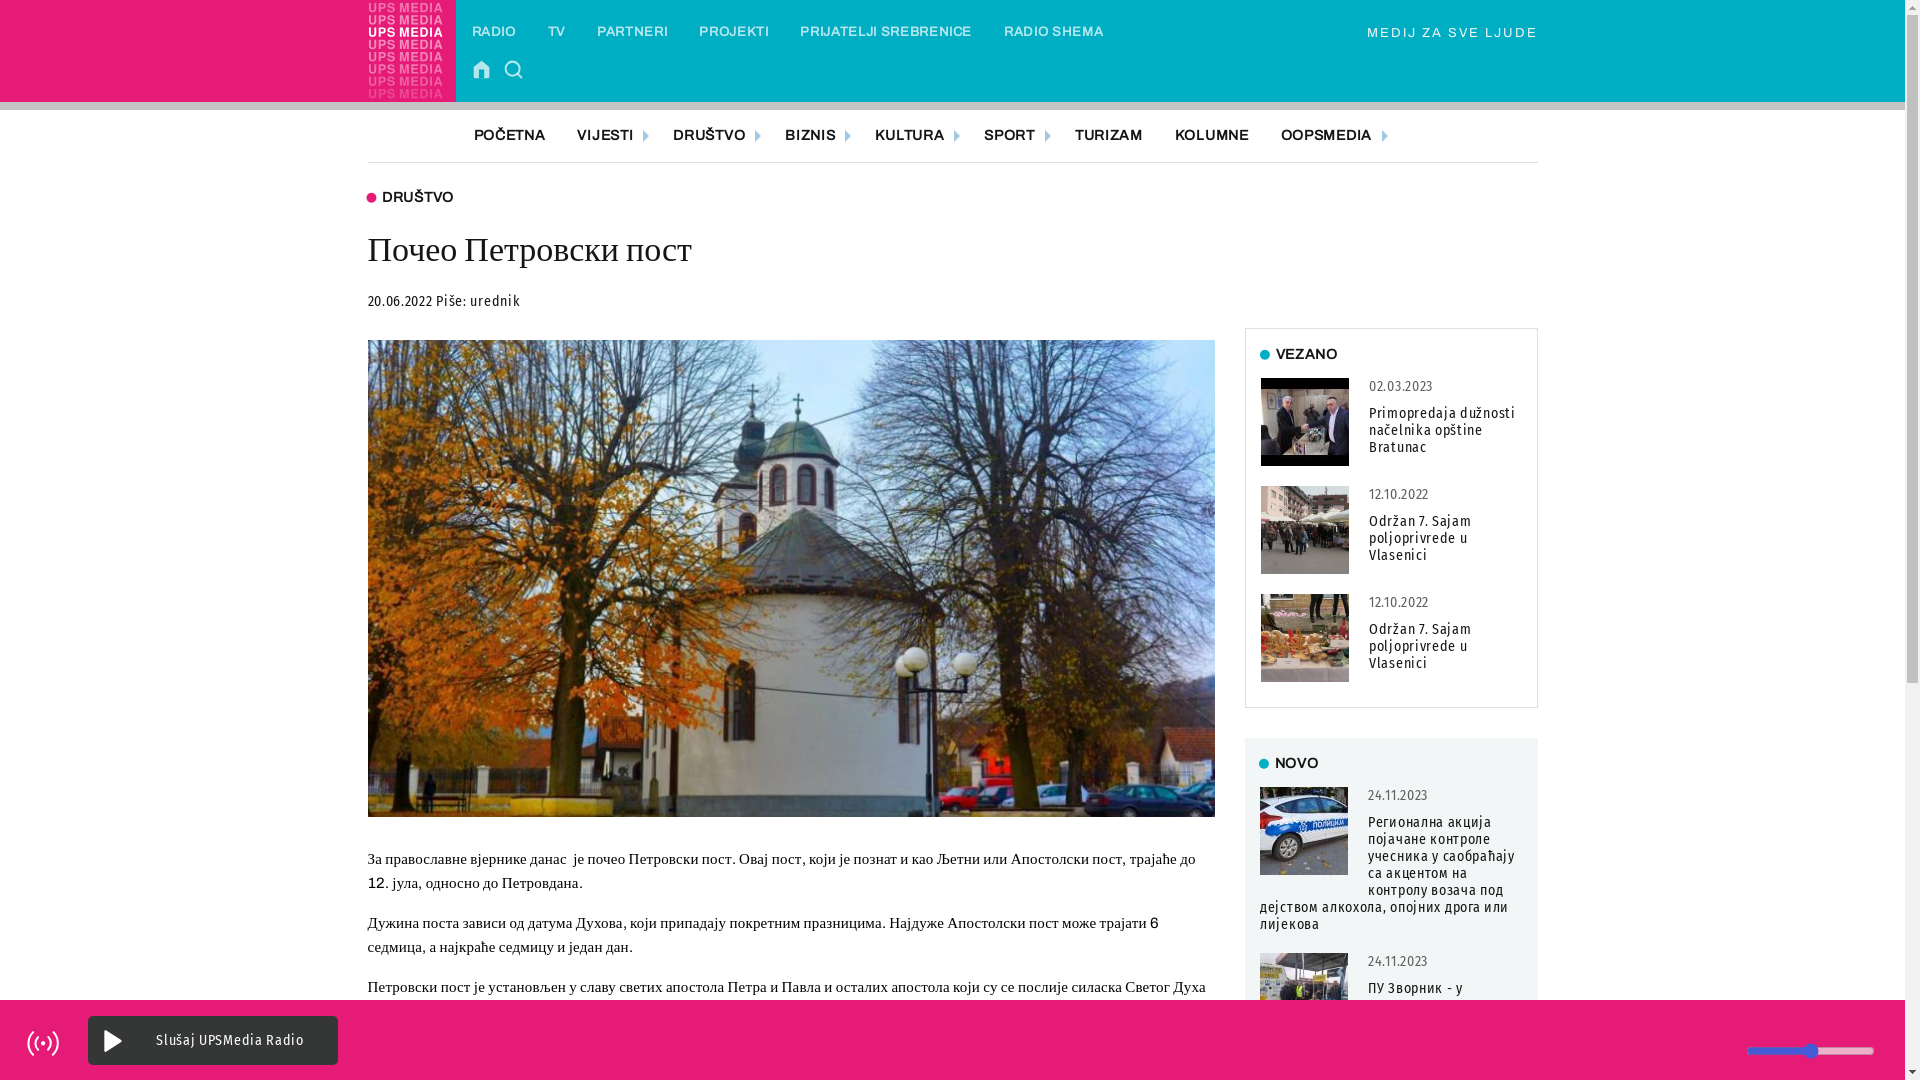 The image size is (1920, 1080). I want to click on 'KULTURA', so click(912, 135).